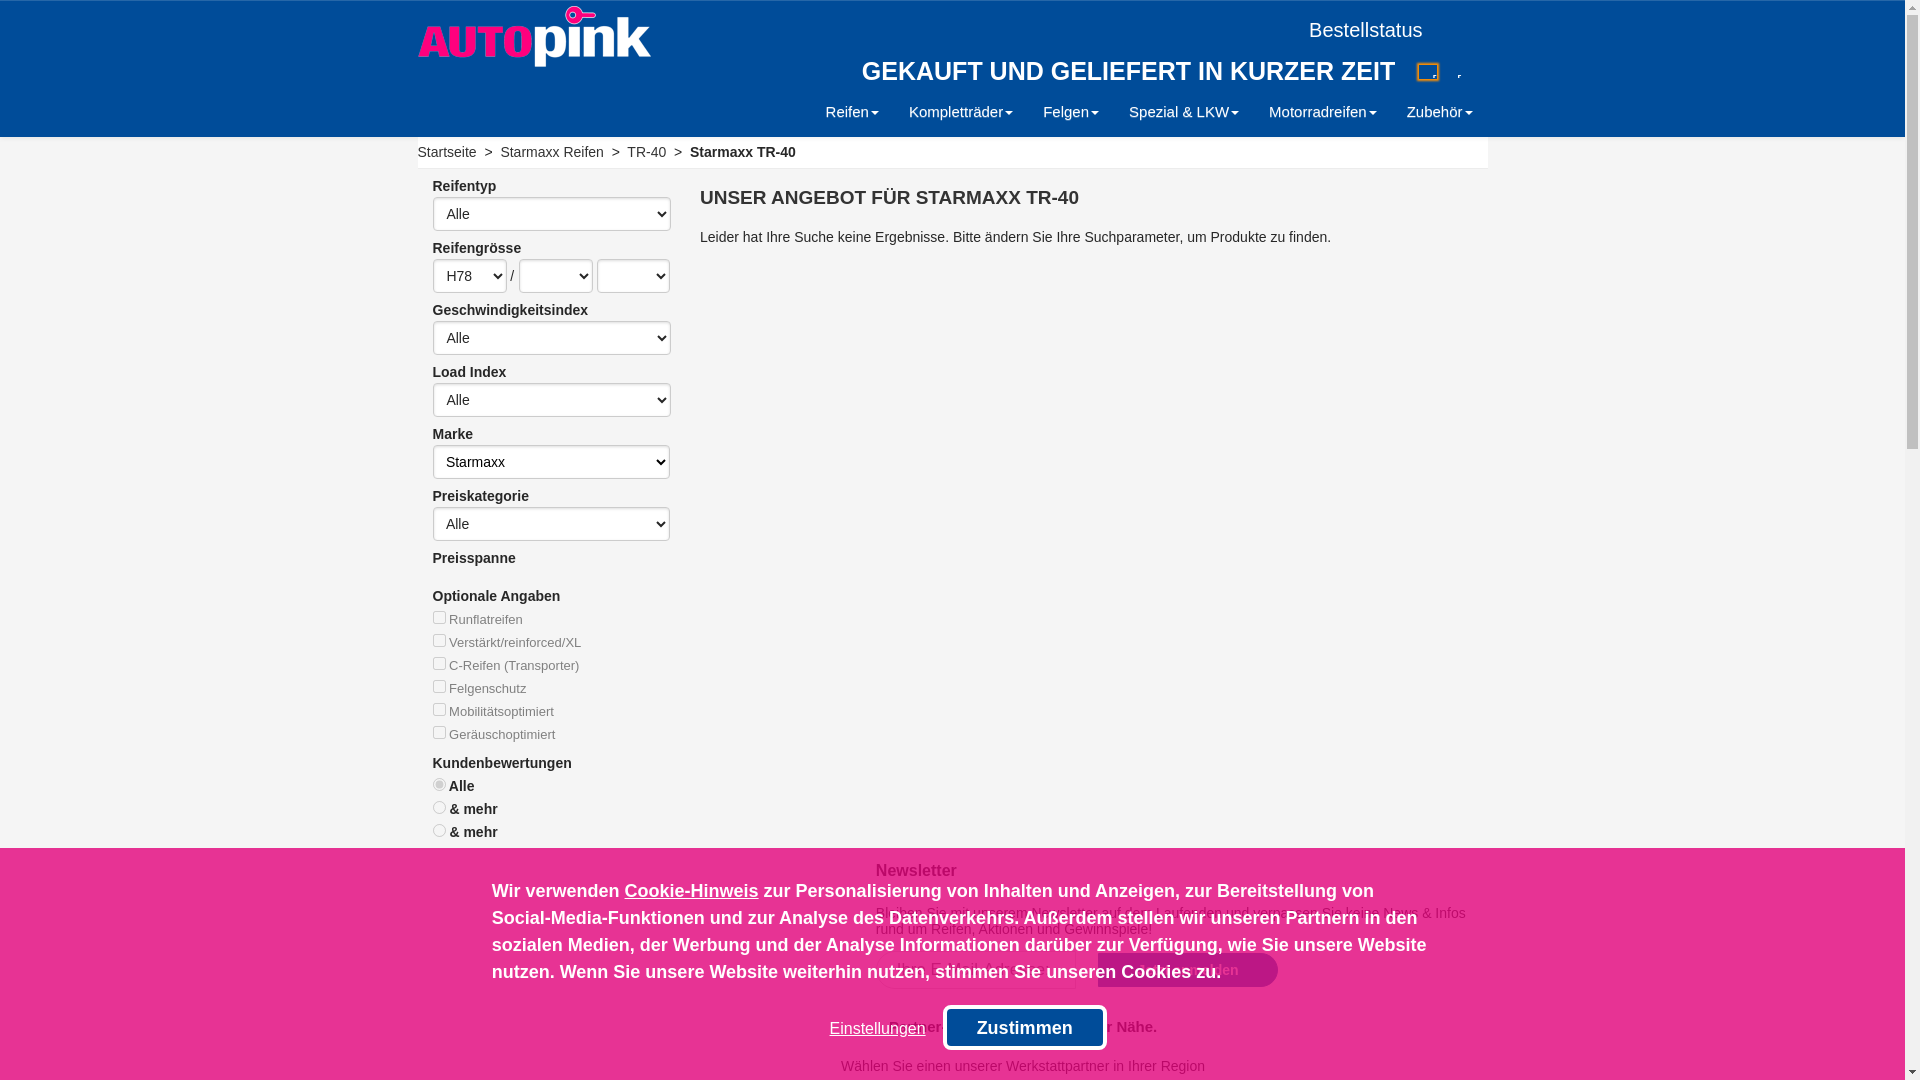 The width and height of the screenshot is (1920, 1080). I want to click on 'Jetzt anmelden', so click(1188, 968).